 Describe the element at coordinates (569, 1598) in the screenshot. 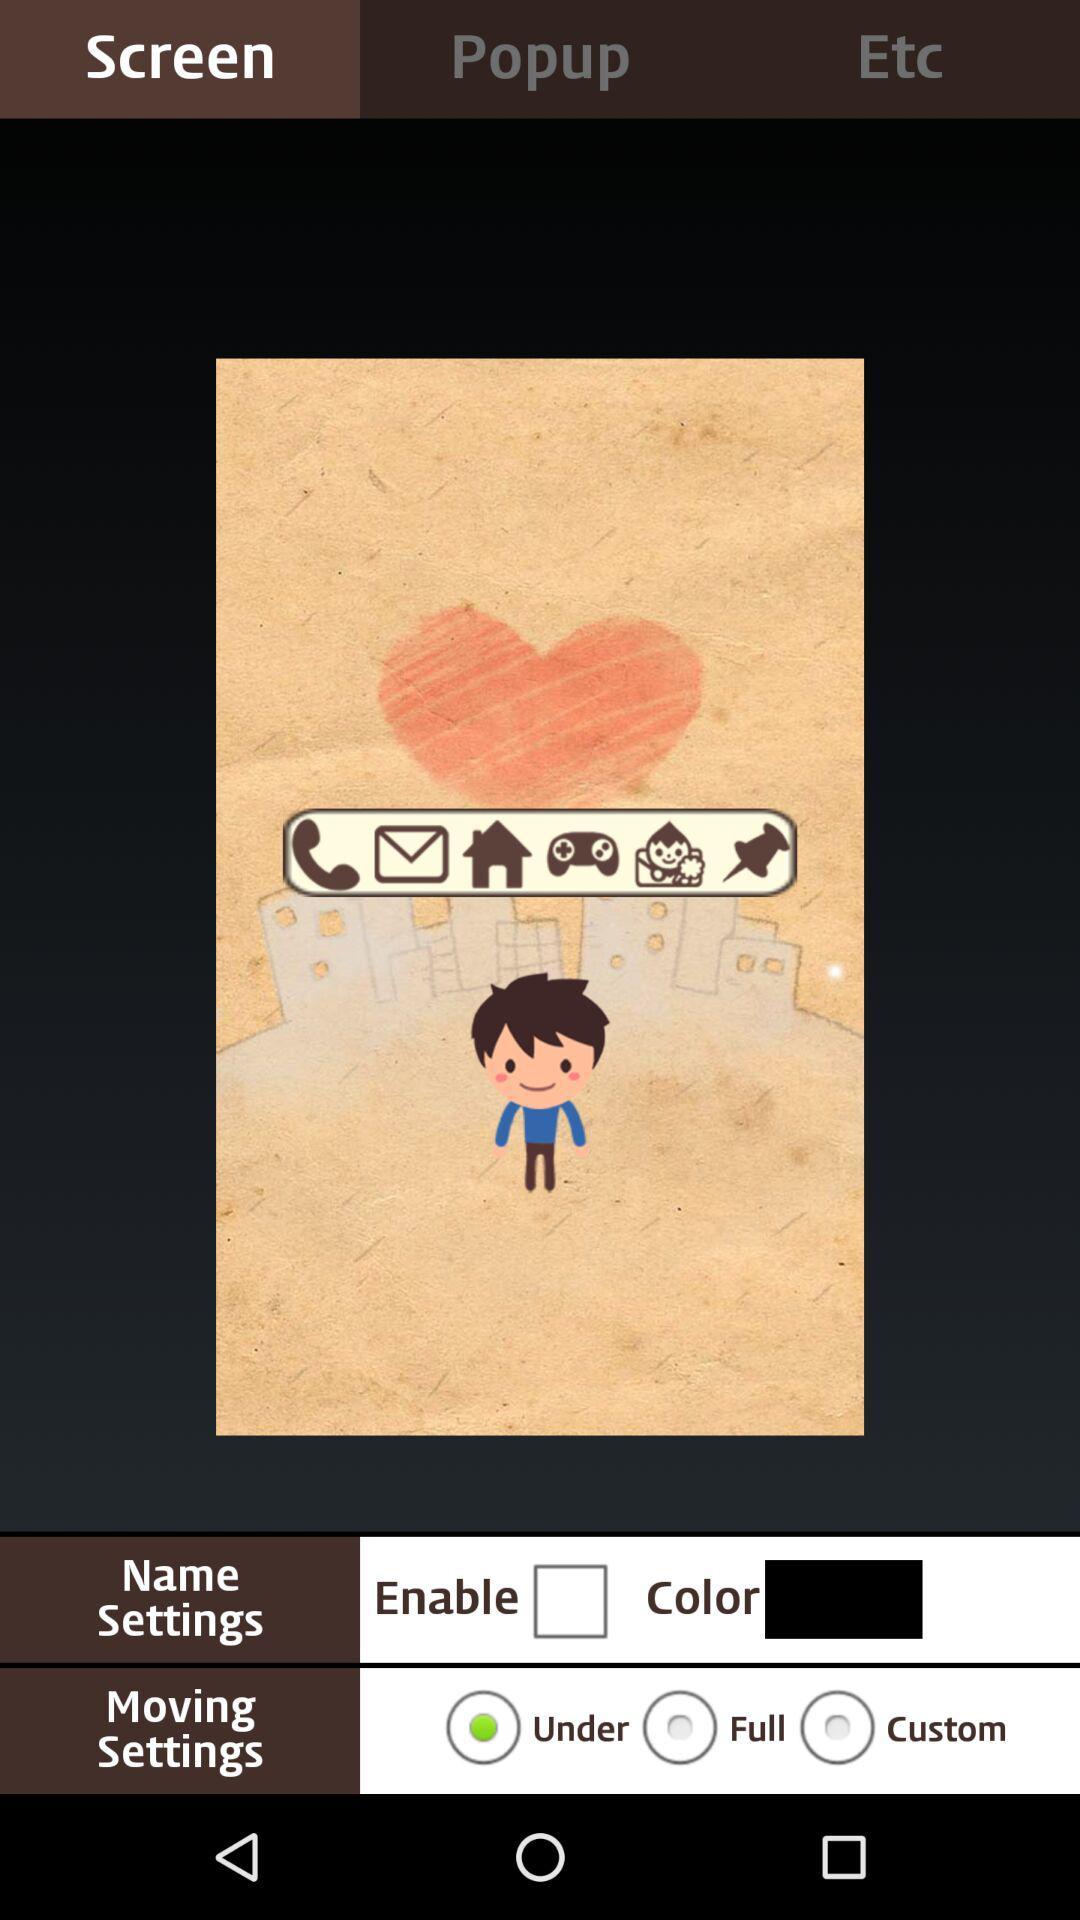

I see `enable toggle button` at that location.